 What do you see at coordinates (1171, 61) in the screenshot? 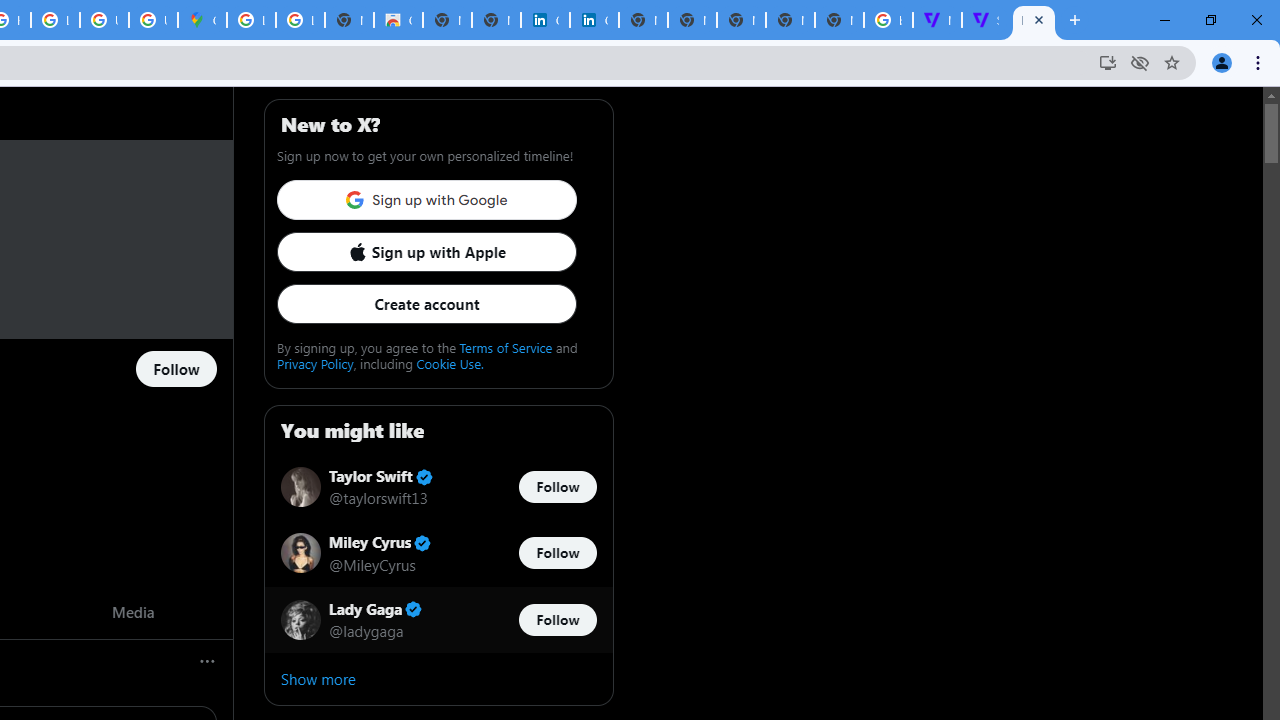
I see `'Bookmark this tab'` at bounding box center [1171, 61].